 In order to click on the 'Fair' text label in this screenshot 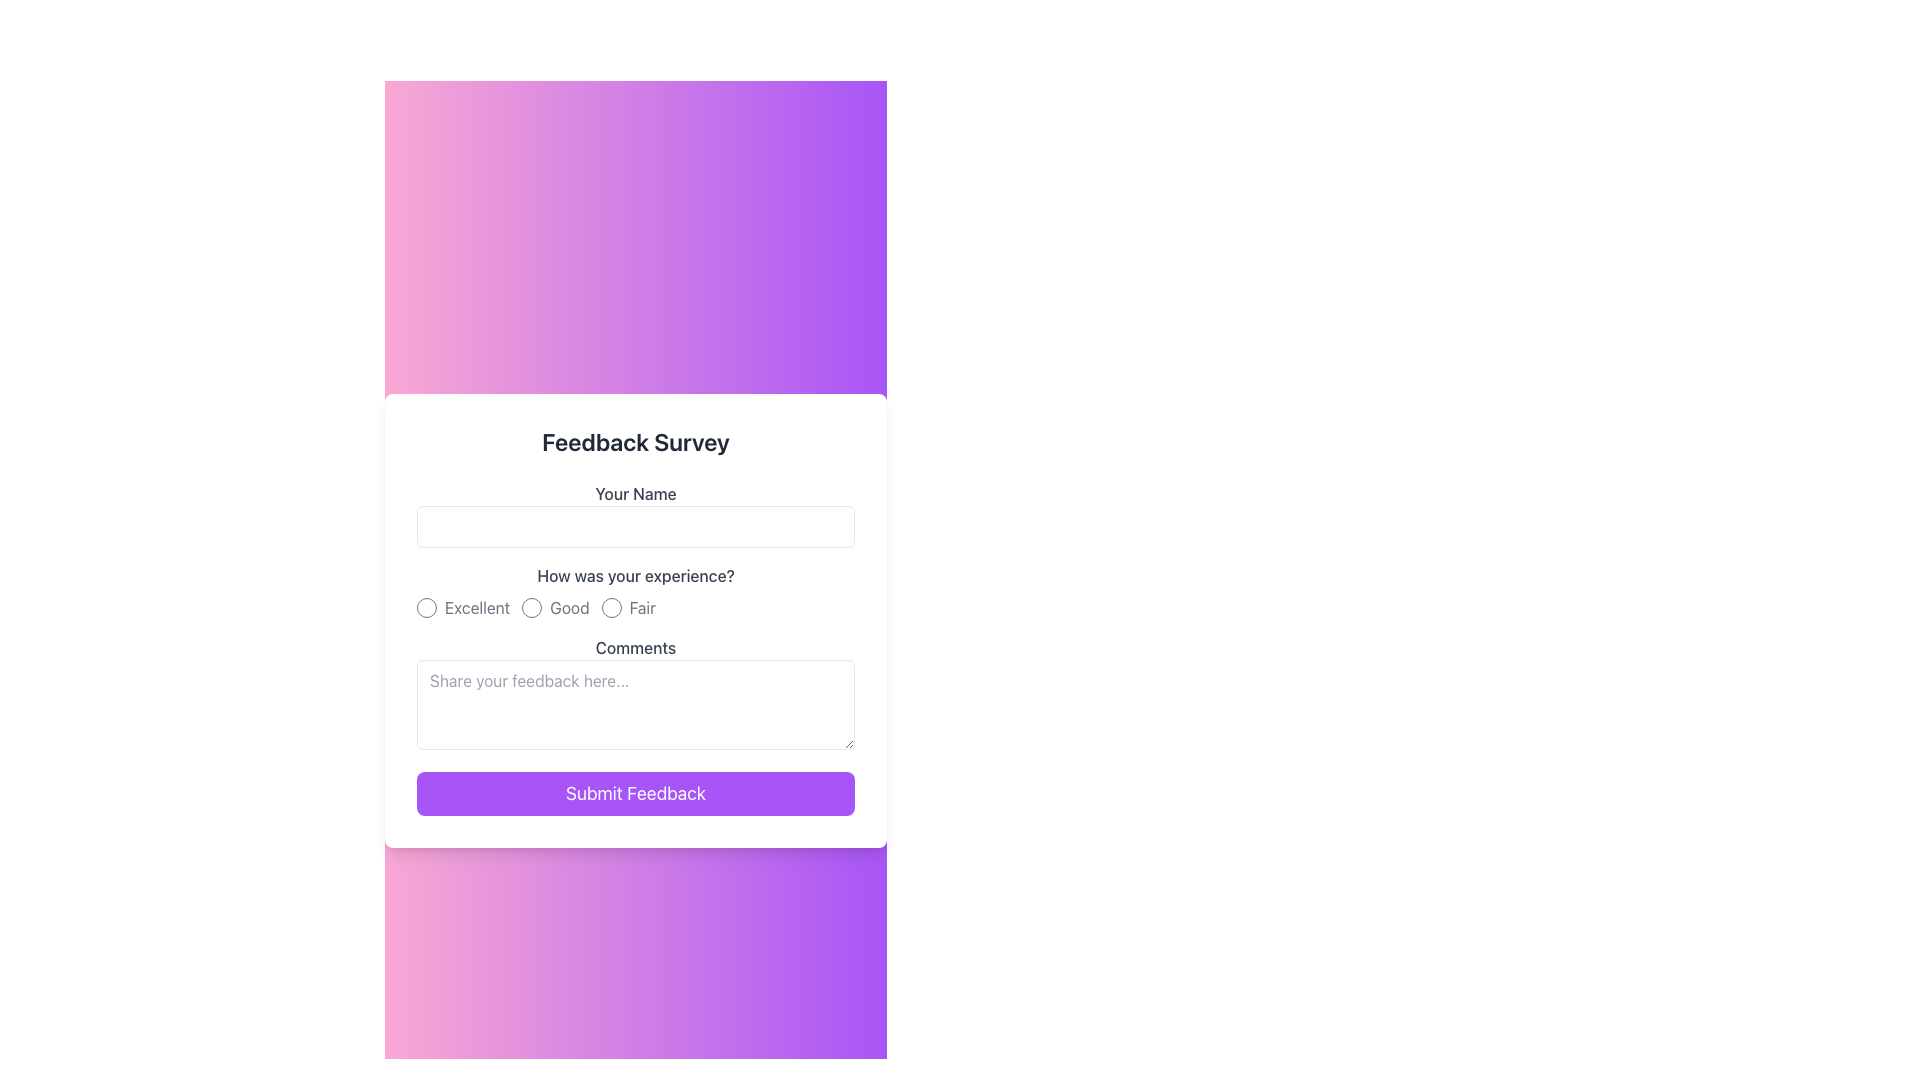, I will do `click(627, 607)`.